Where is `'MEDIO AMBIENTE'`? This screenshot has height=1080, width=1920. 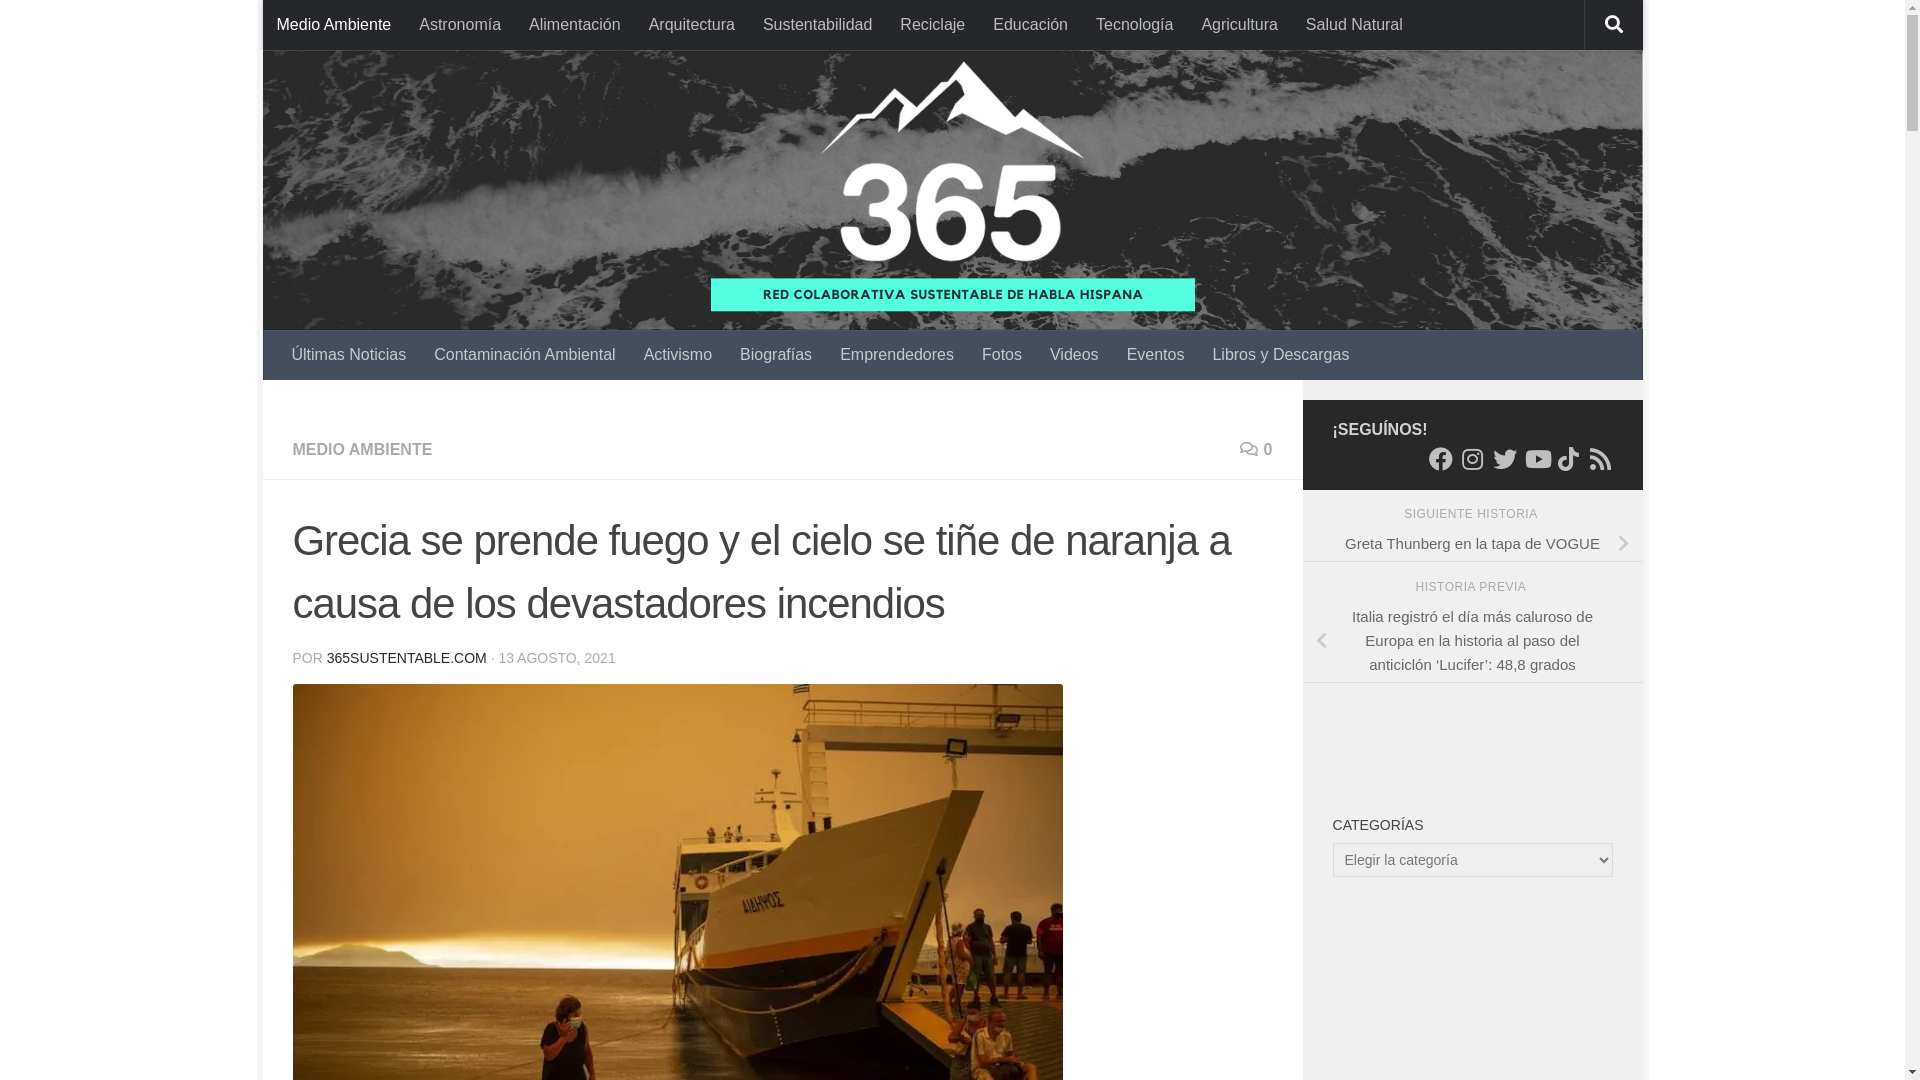
'MEDIO AMBIENTE' is located at coordinates (291, 448).